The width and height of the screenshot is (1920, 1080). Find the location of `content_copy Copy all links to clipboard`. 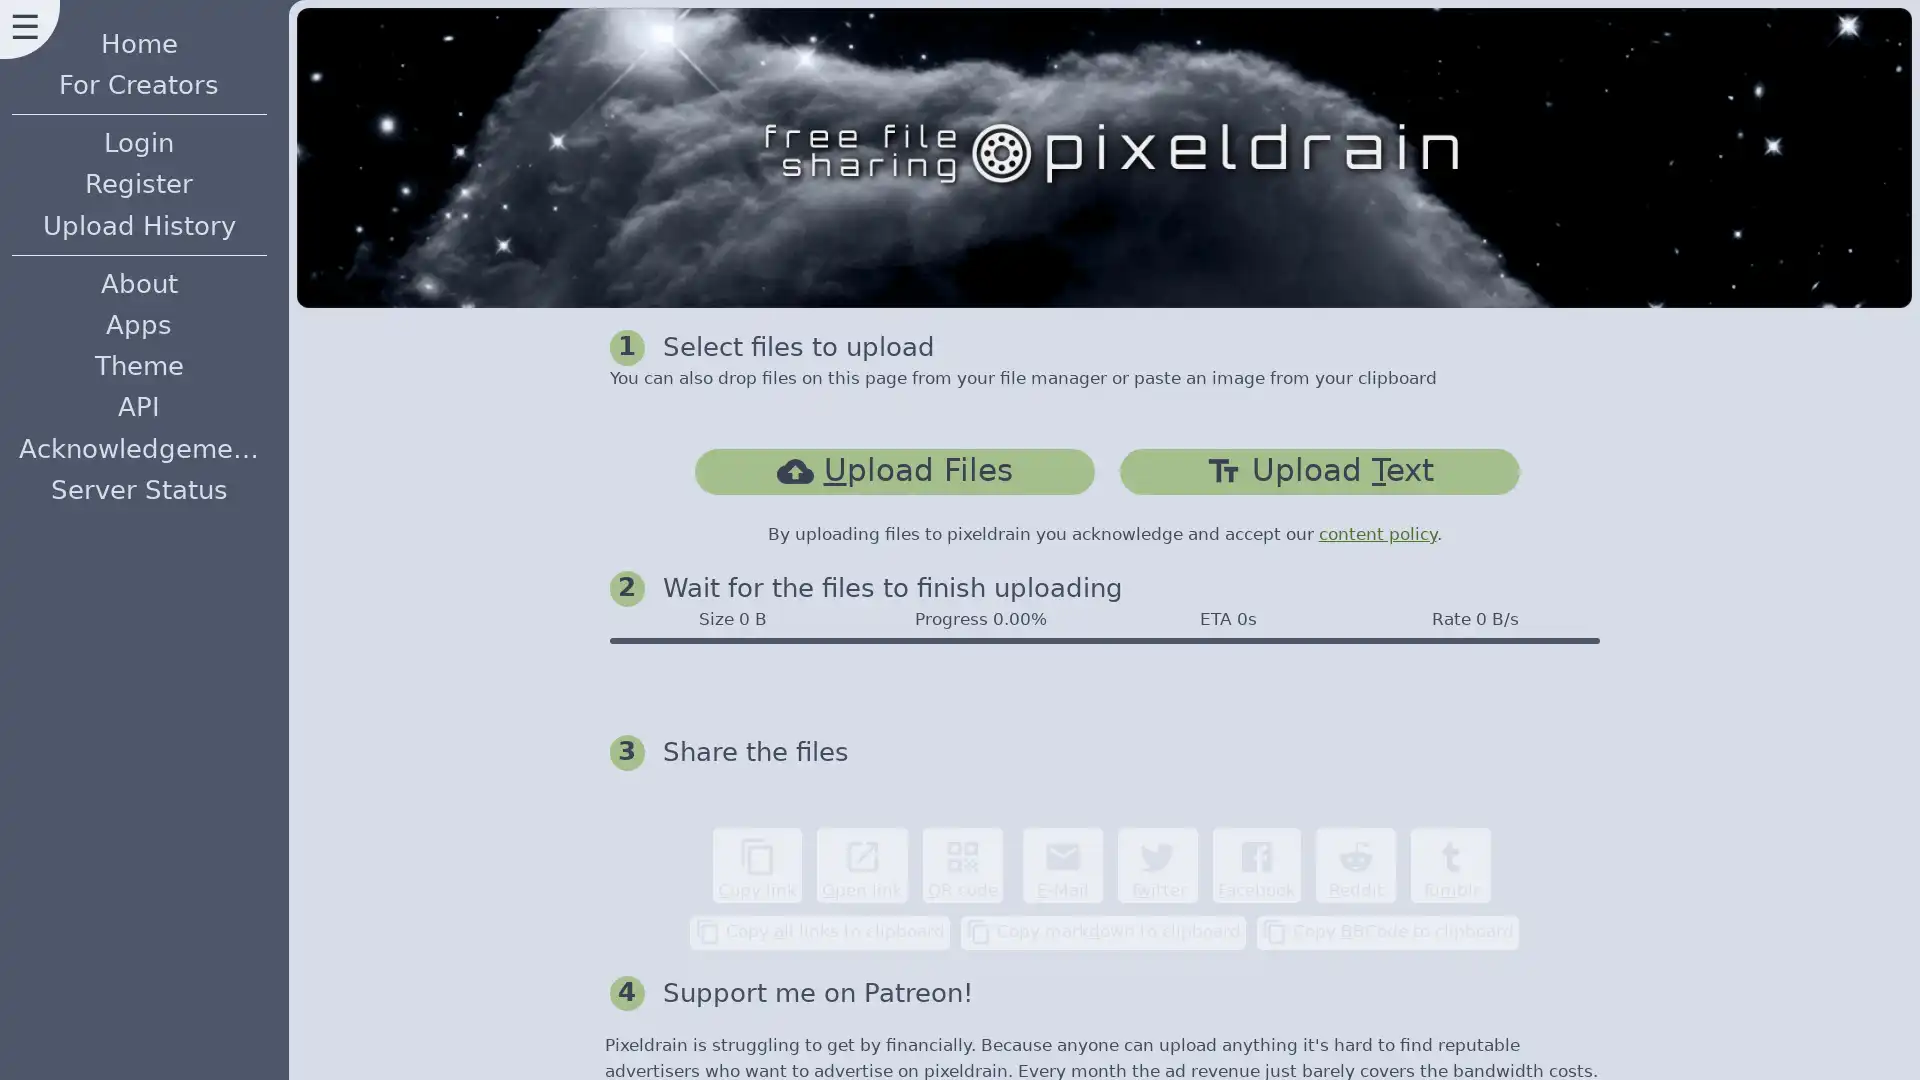

content_copy Copy all links to clipboard is located at coordinates (820, 932).